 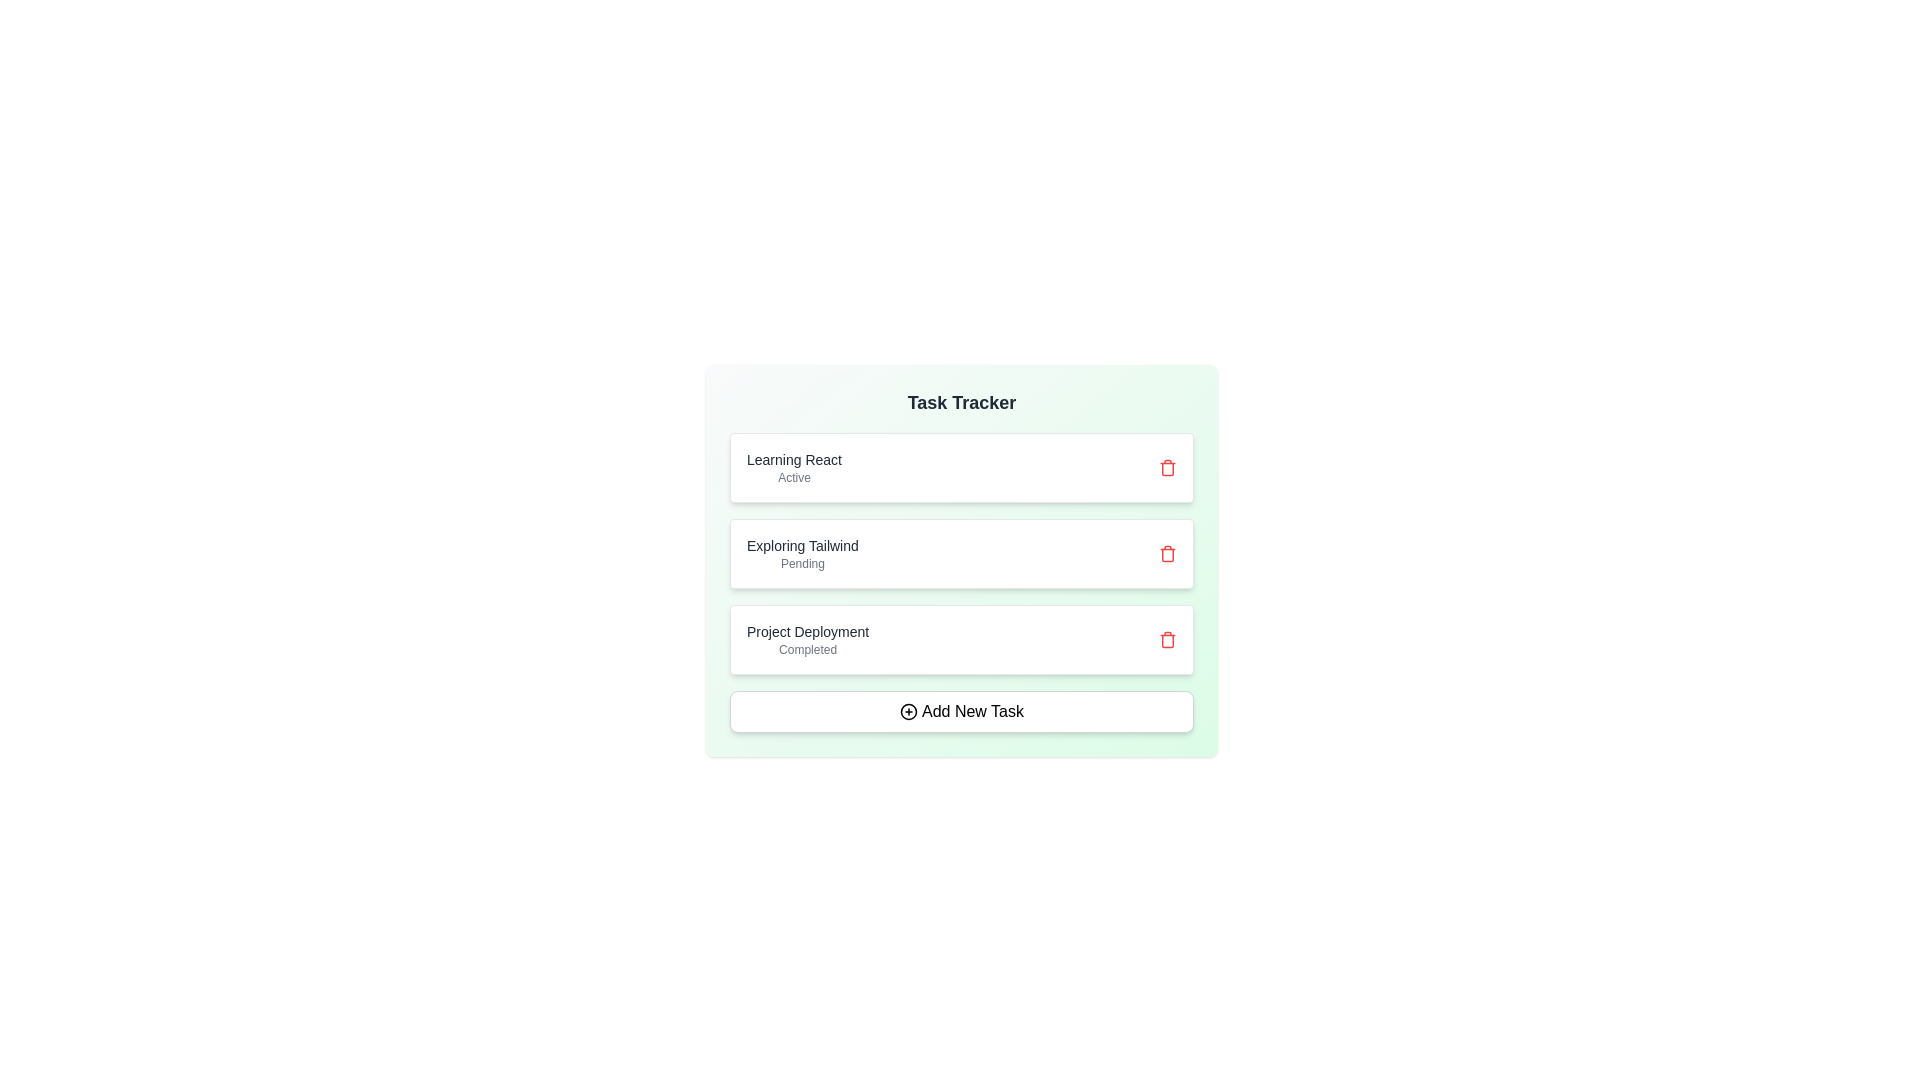 What do you see at coordinates (1167, 640) in the screenshot?
I see `the delete button for the task labeled Project Deployment` at bounding box center [1167, 640].